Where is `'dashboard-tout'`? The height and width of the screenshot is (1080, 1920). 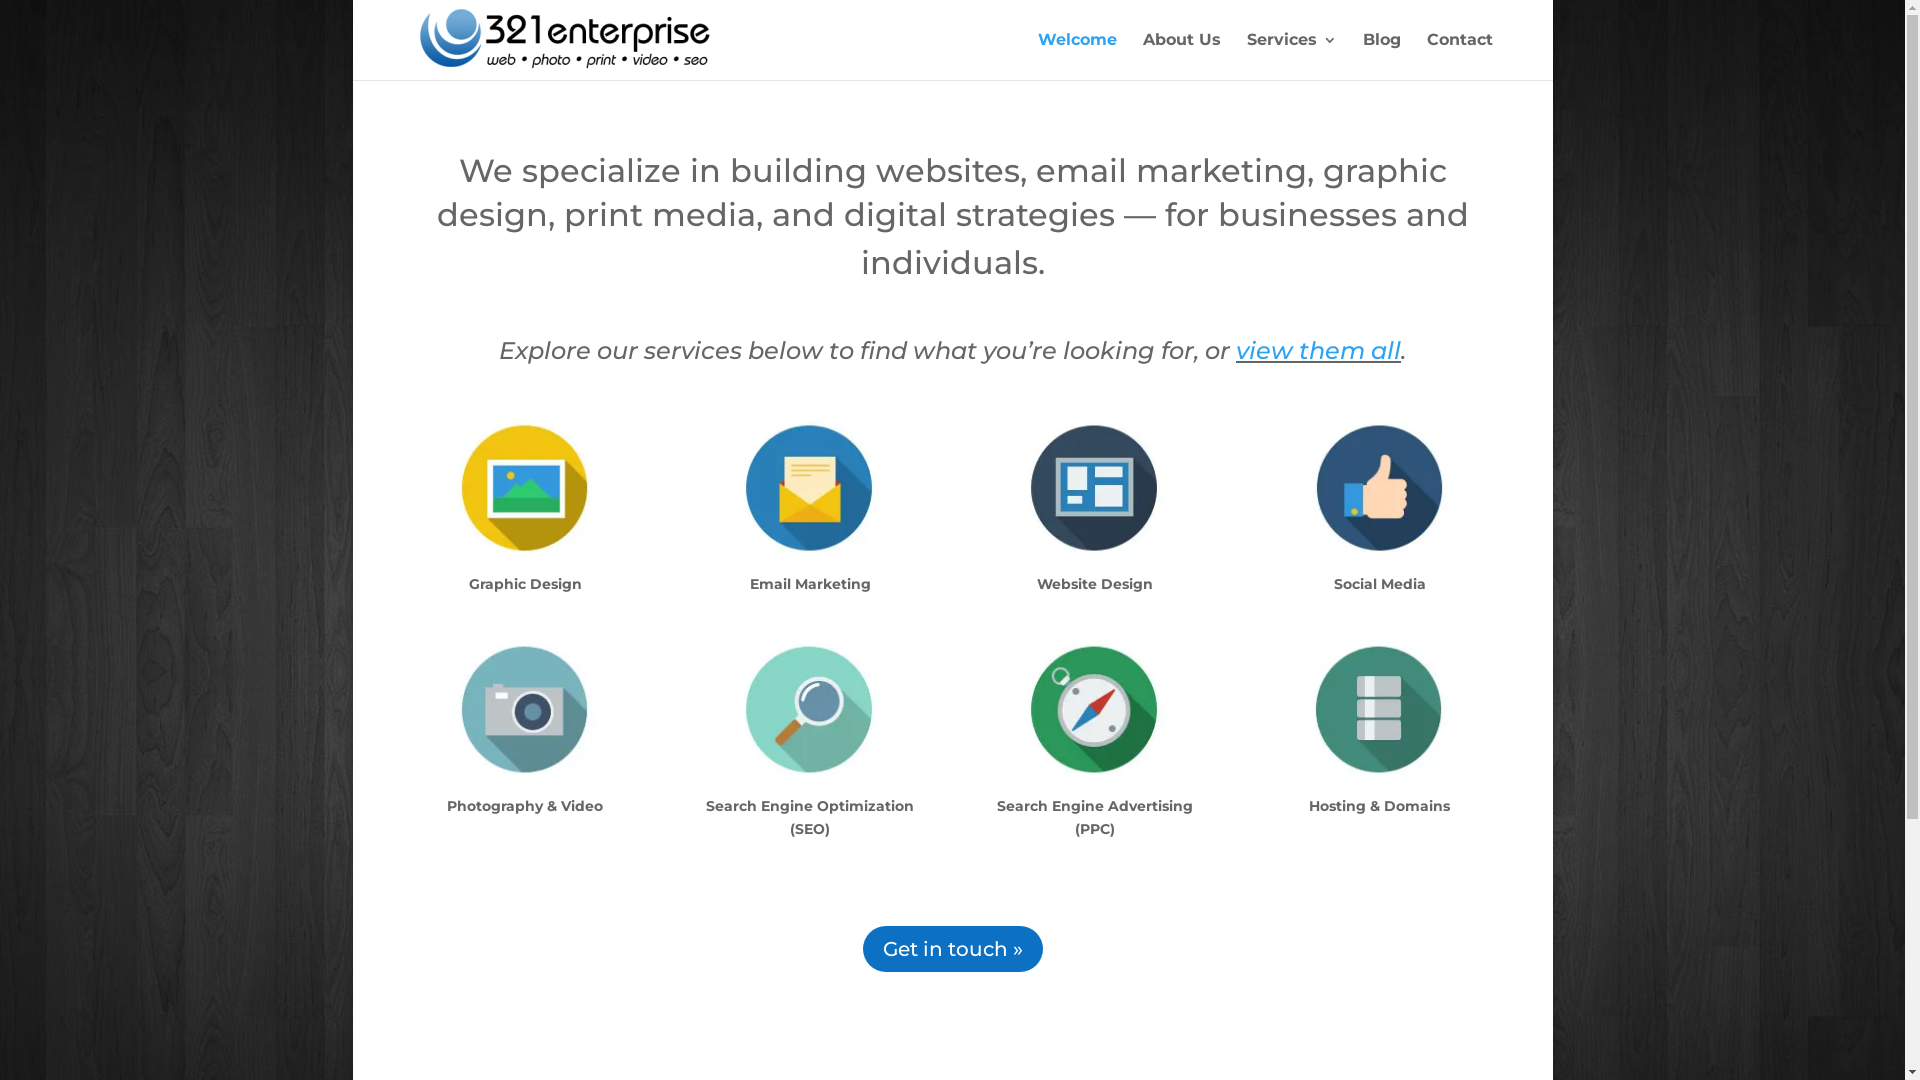 'dashboard-tout' is located at coordinates (1093, 488).